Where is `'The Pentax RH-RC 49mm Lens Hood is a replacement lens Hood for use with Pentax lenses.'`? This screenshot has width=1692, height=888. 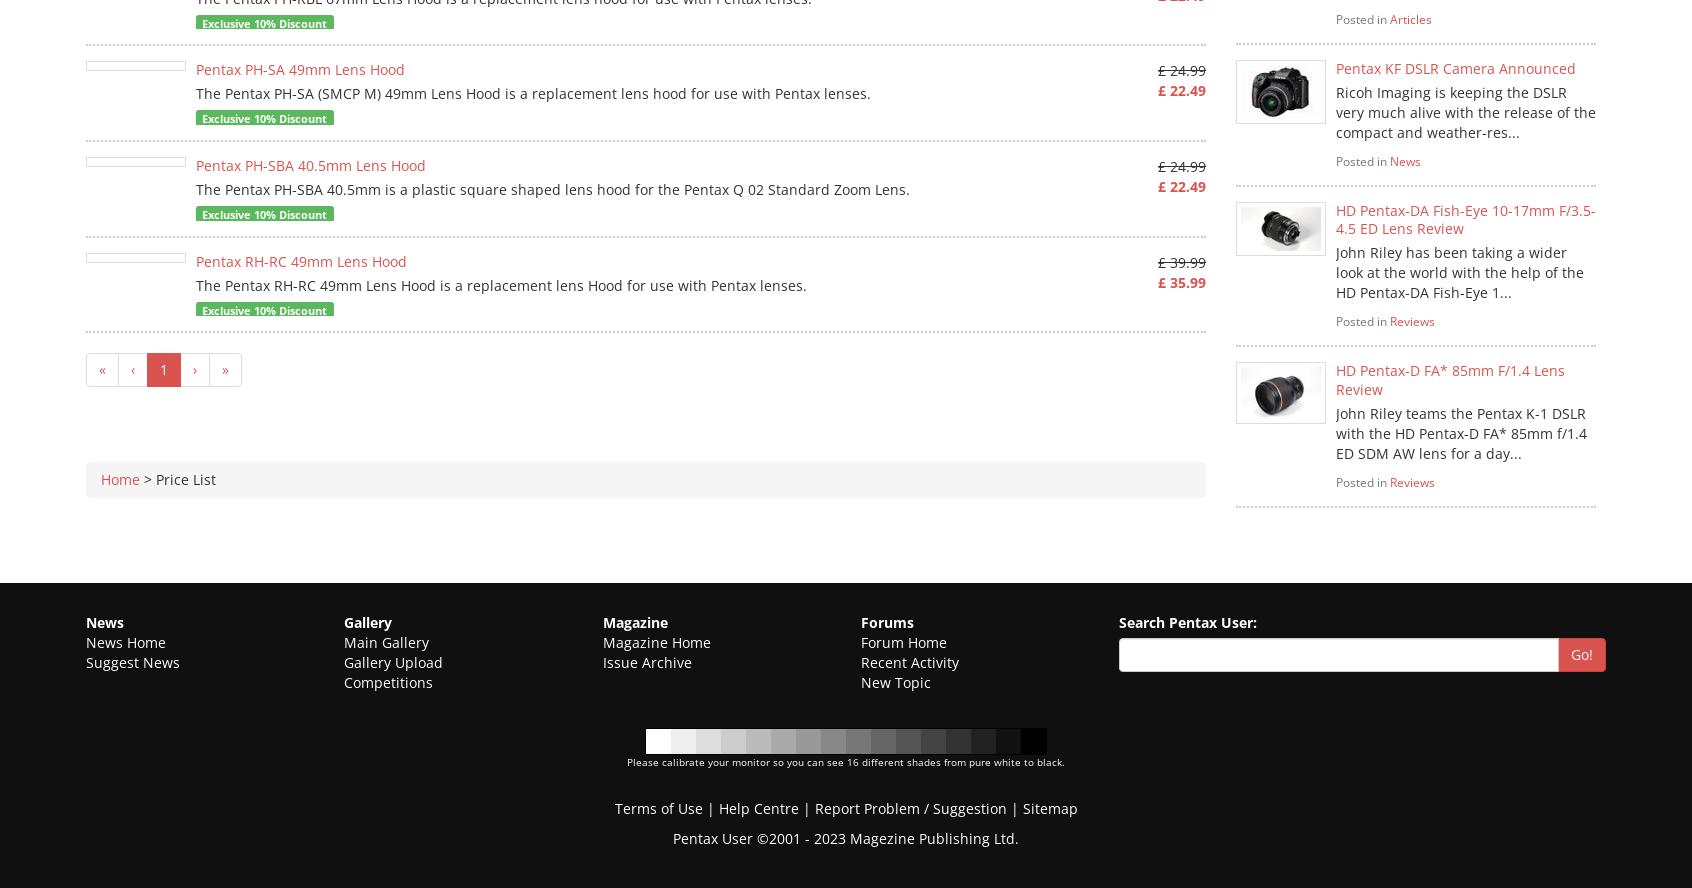
'The Pentax RH-RC 49mm Lens Hood is a replacement lens Hood for use with Pentax lenses.' is located at coordinates (194, 283).